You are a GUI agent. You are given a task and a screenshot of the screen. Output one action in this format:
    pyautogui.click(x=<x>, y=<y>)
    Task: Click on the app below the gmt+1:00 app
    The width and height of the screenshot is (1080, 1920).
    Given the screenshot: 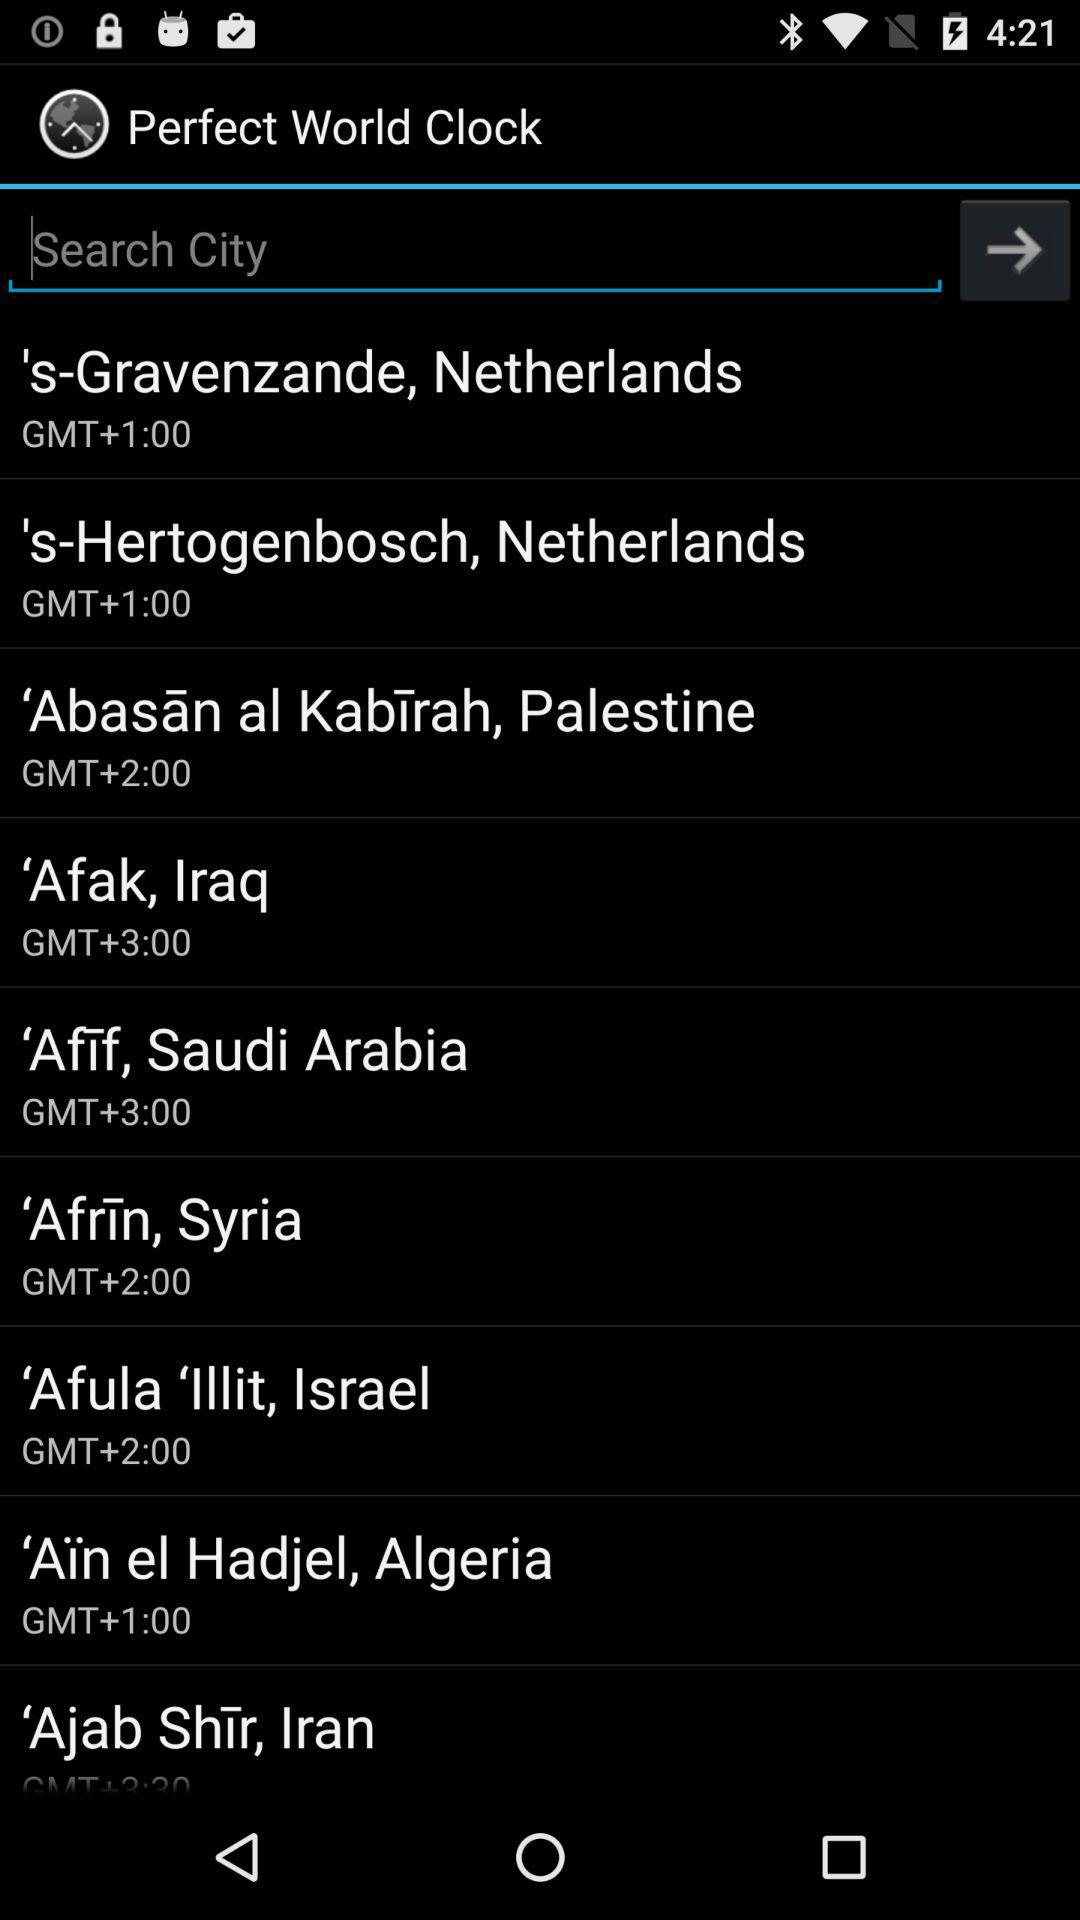 What is the action you would take?
    pyautogui.click(x=540, y=1724)
    